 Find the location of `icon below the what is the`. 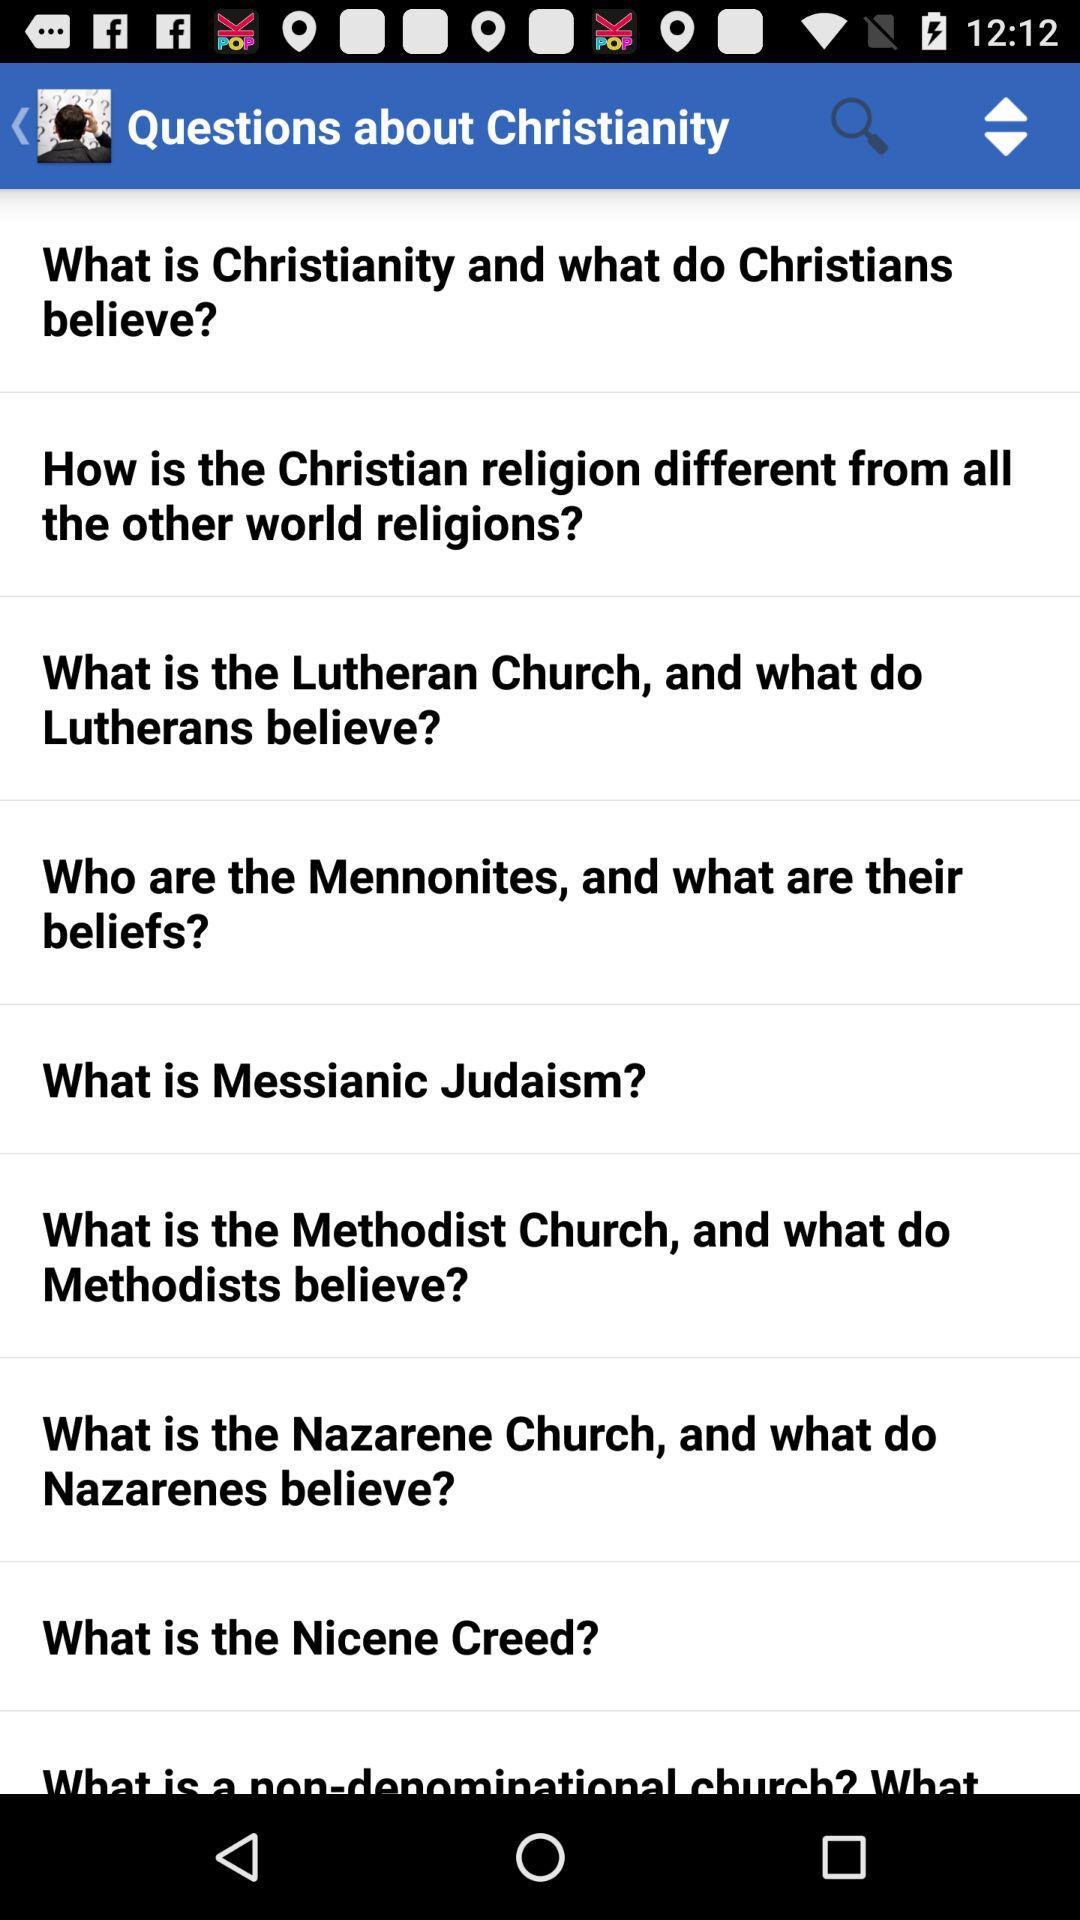

icon below the what is the is located at coordinates (540, 901).